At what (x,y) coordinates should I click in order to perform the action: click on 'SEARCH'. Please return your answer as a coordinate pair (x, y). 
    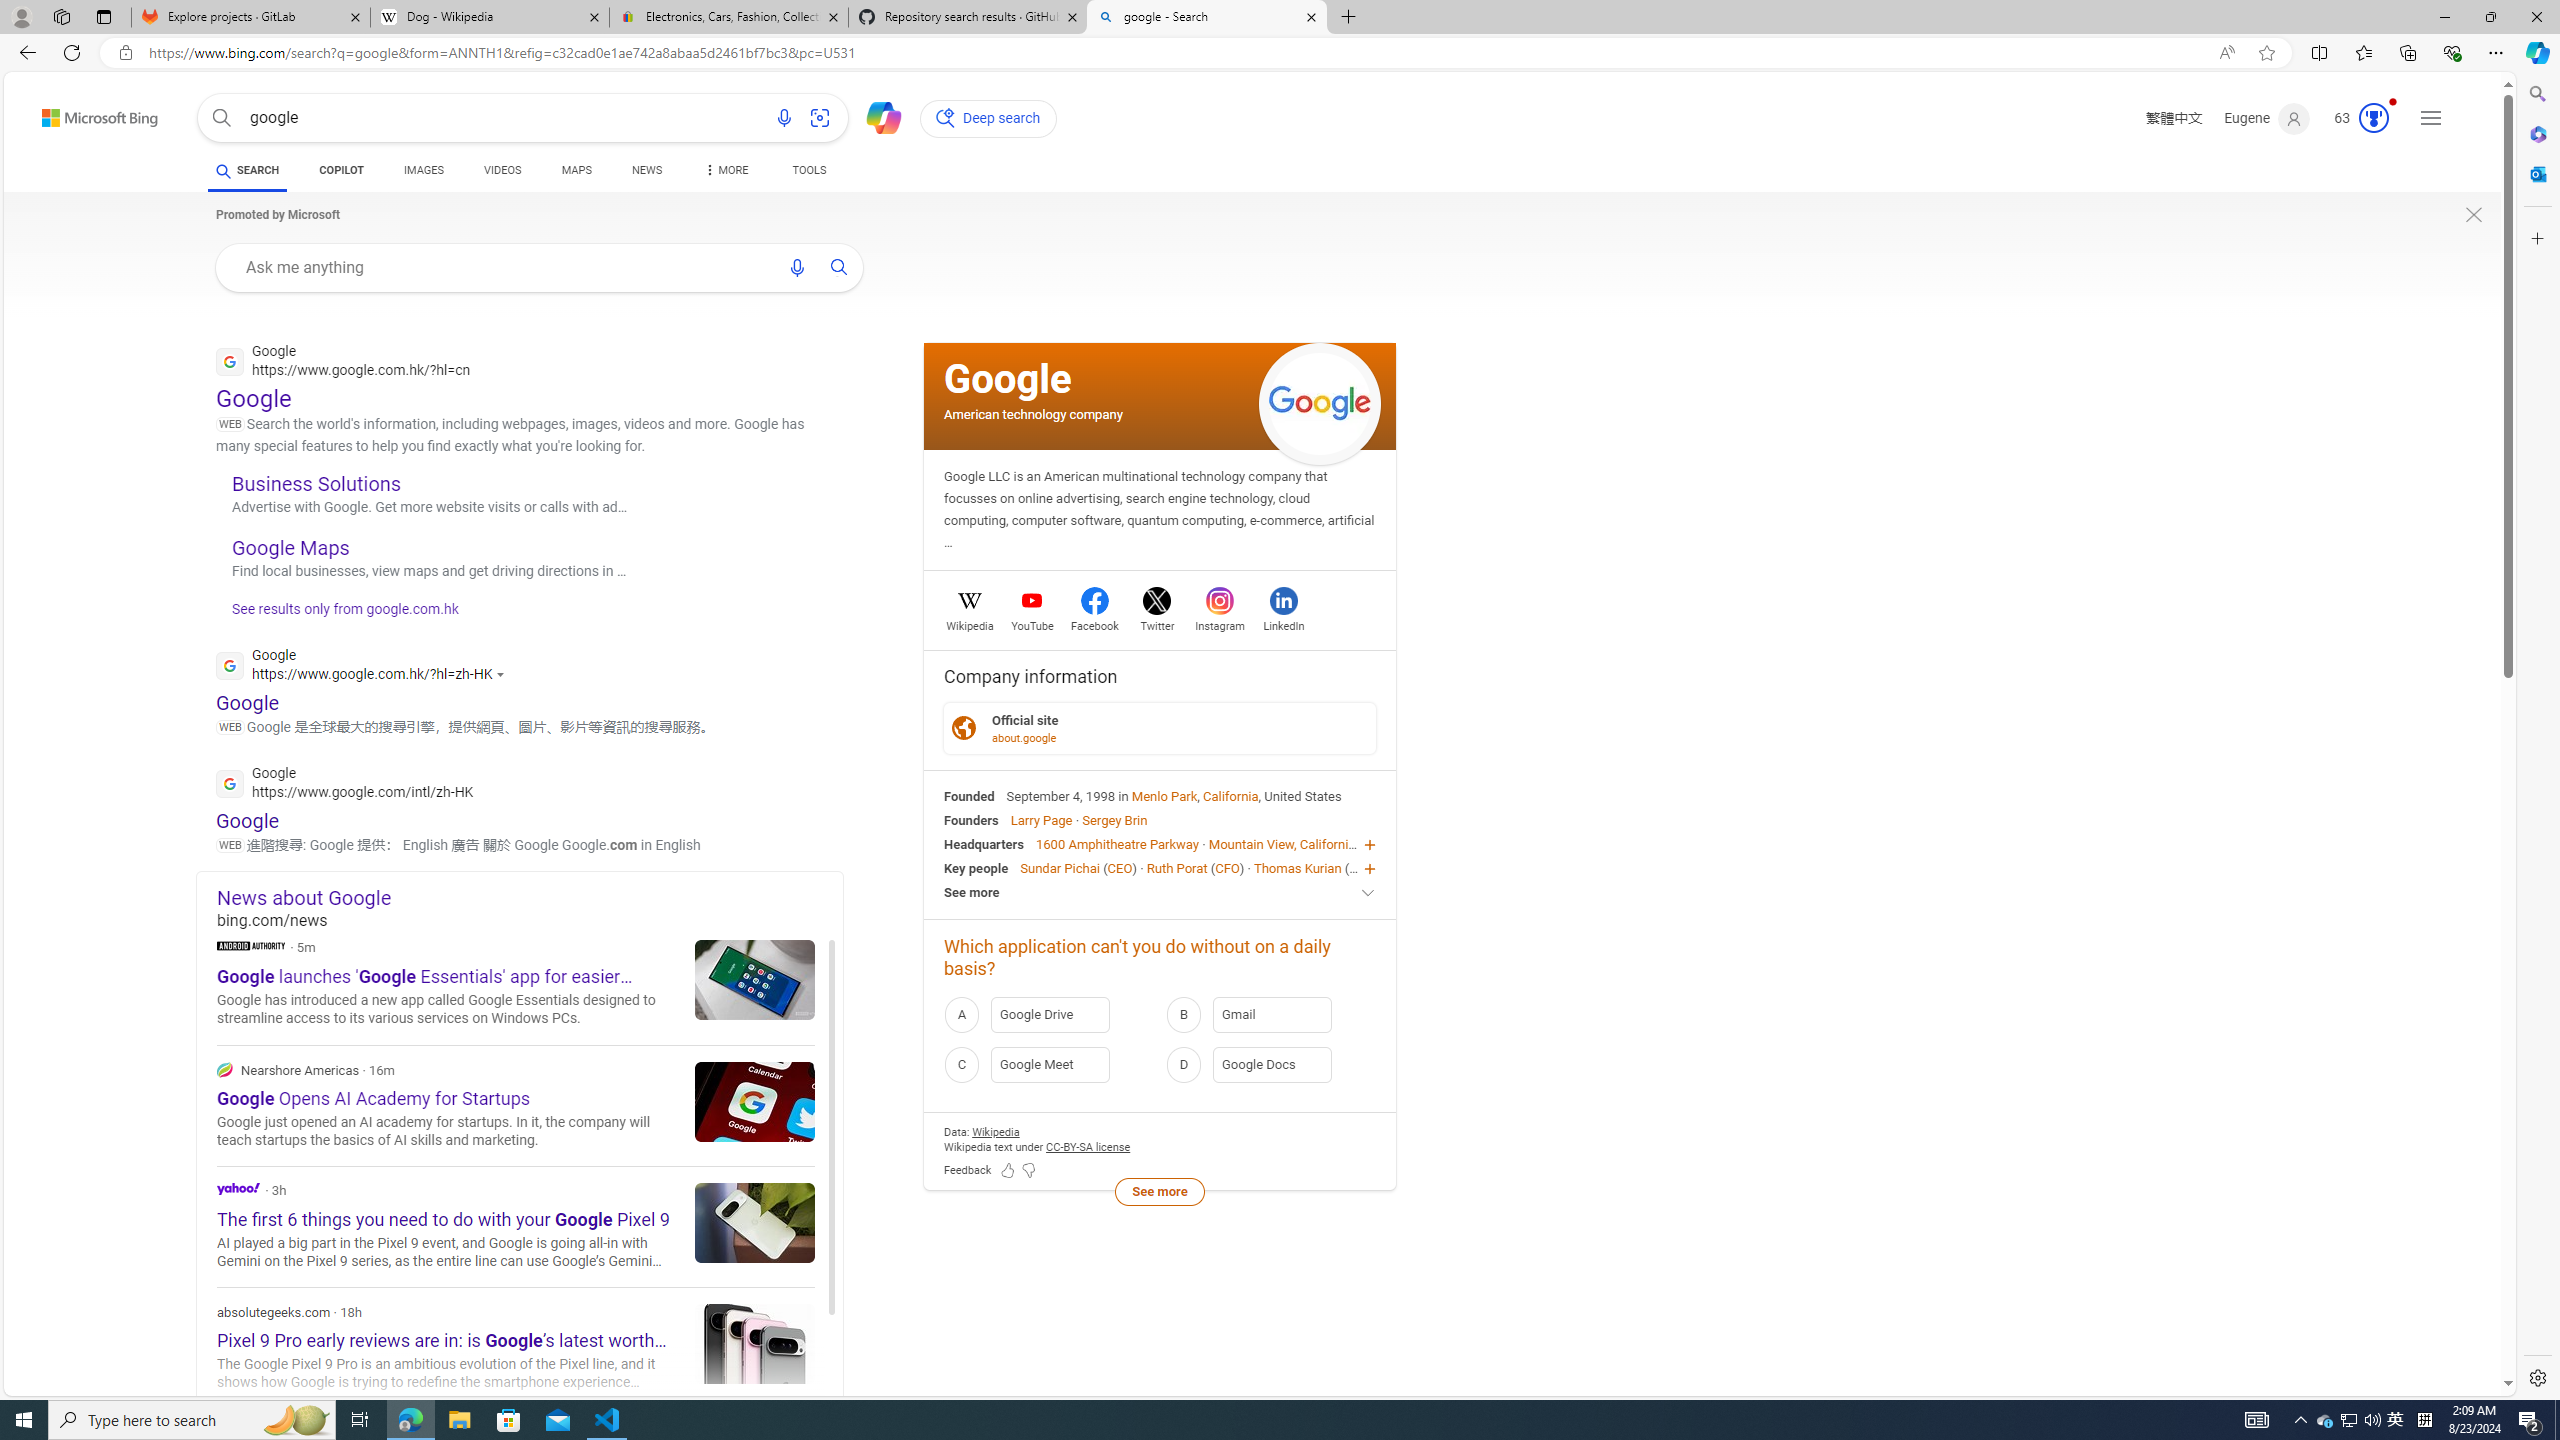
    Looking at the image, I should click on (246, 169).